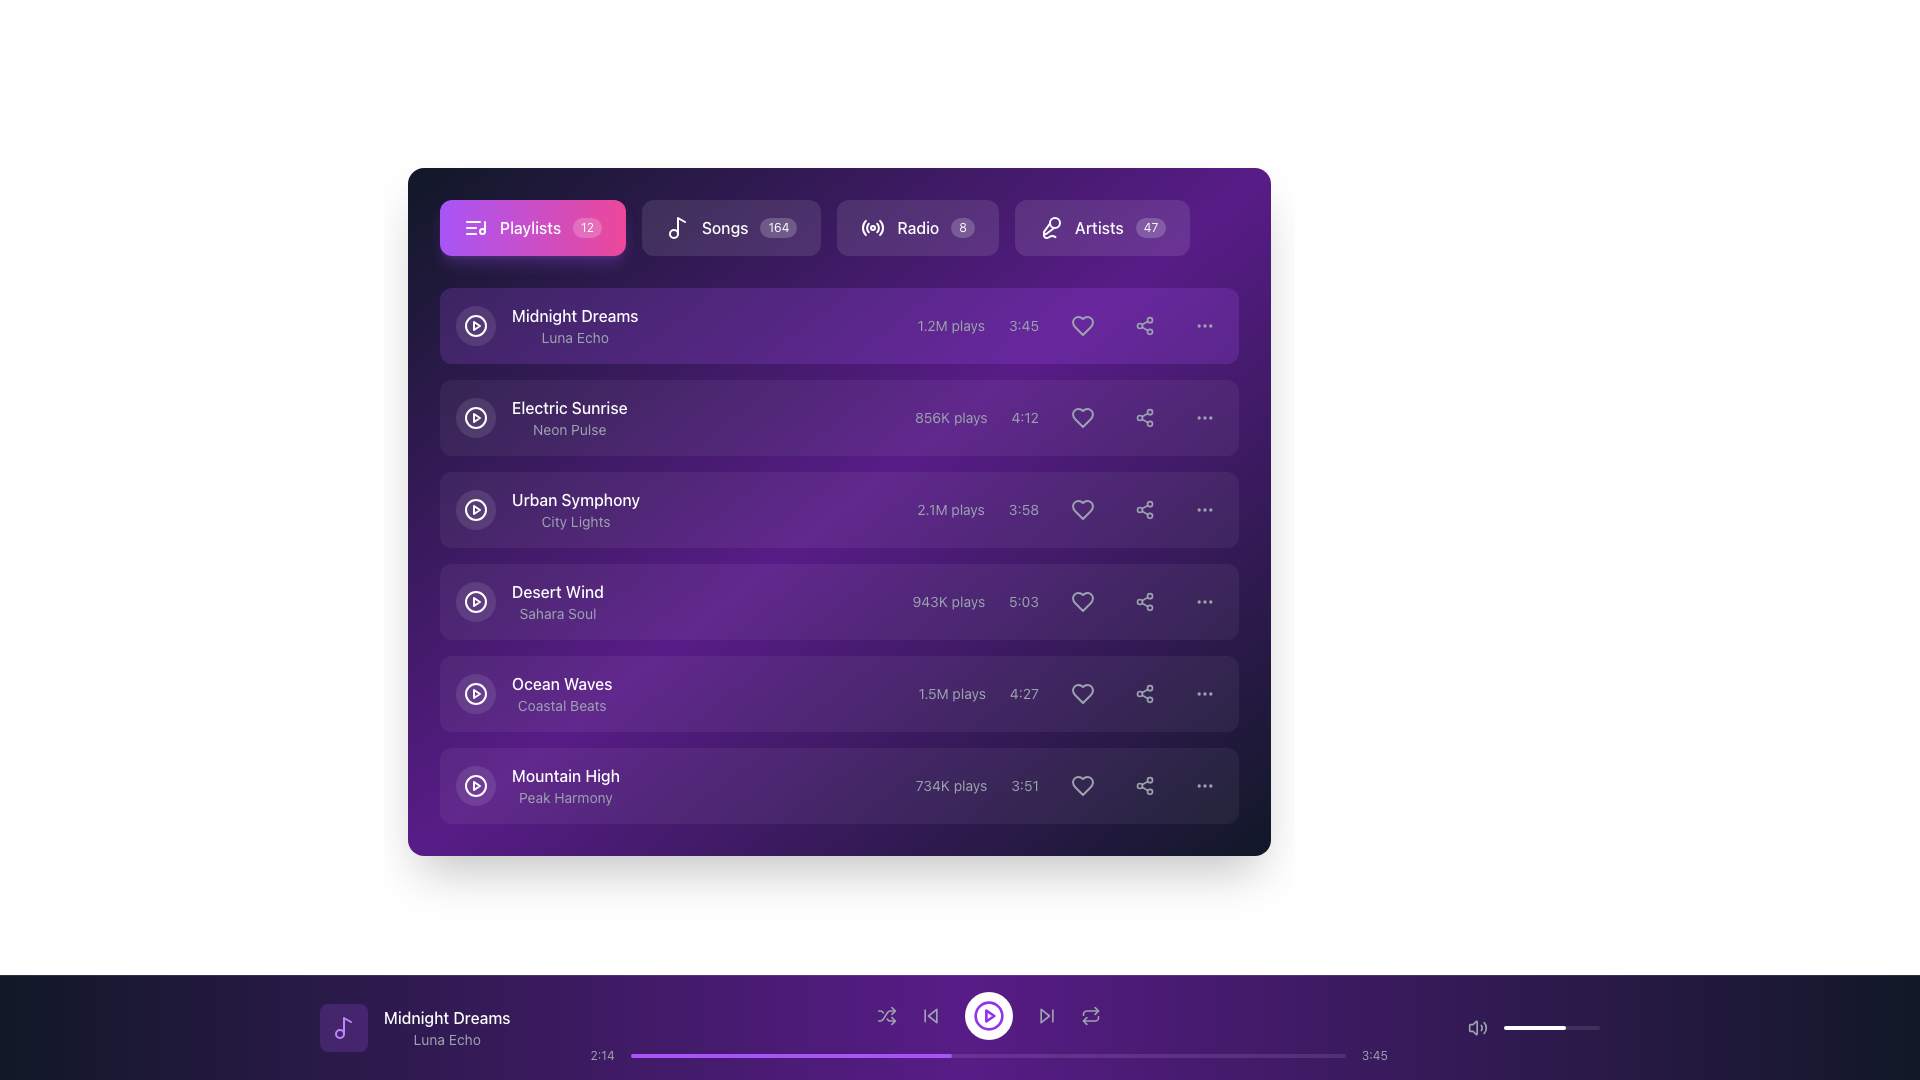 Image resolution: width=1920 pixels, height=1080 pixels. I want to click on the ellipsis icon located on the rightmost side of the list entry for the song 'Ocean Waves' by 'Coastal Beats', so click(1203, 693).